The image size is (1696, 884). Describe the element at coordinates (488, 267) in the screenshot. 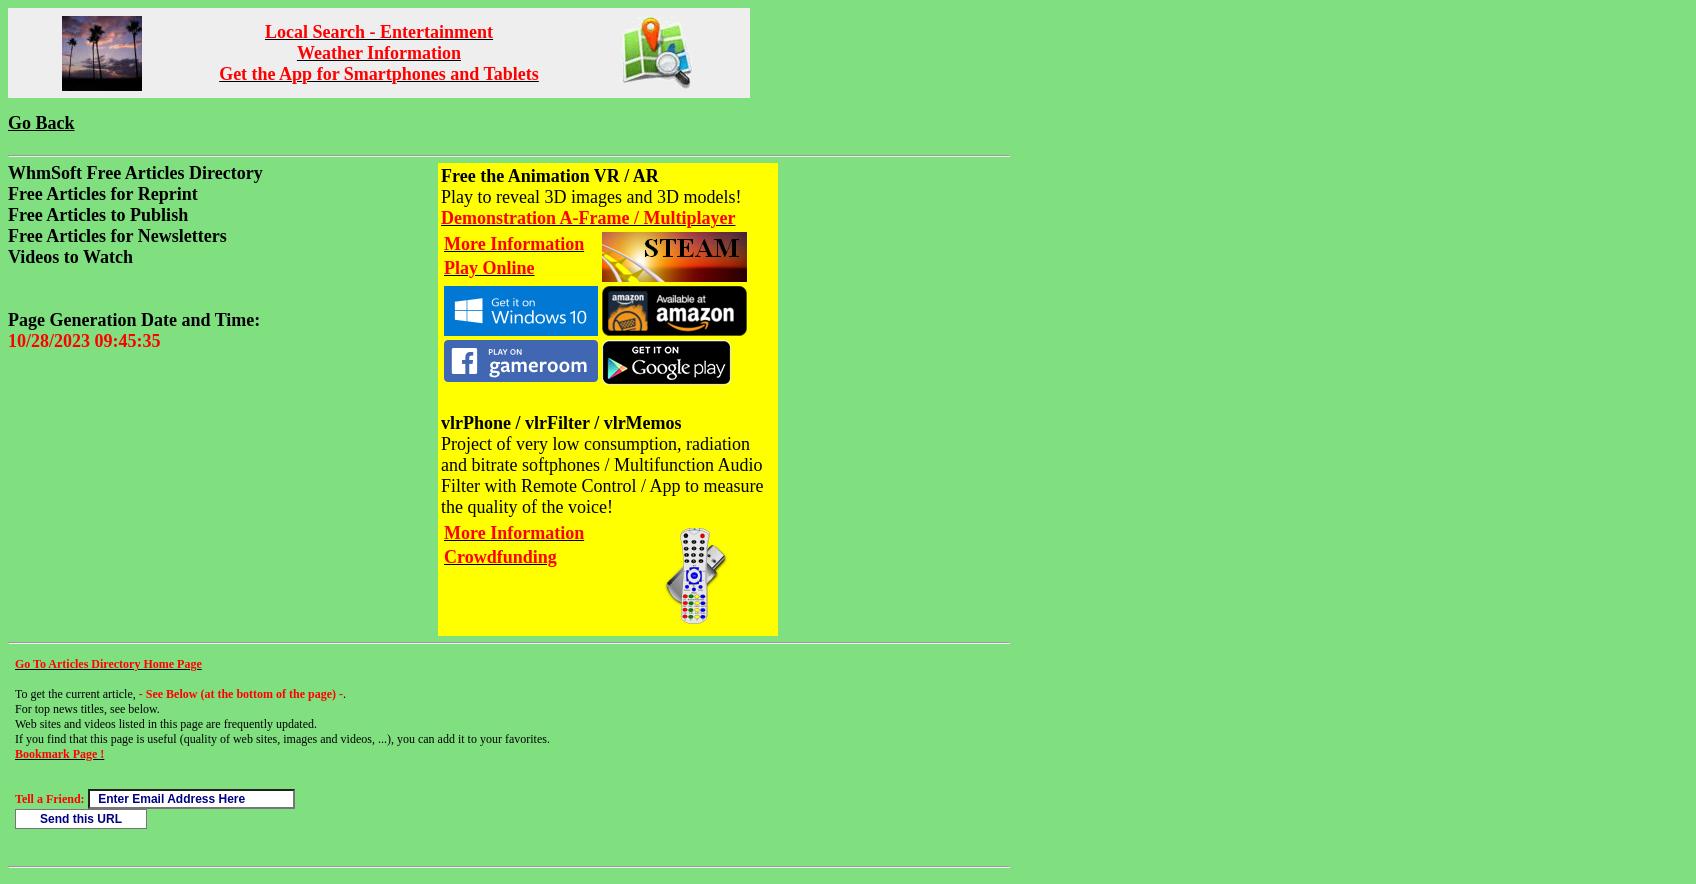

I see `'Play Online'` at that location.